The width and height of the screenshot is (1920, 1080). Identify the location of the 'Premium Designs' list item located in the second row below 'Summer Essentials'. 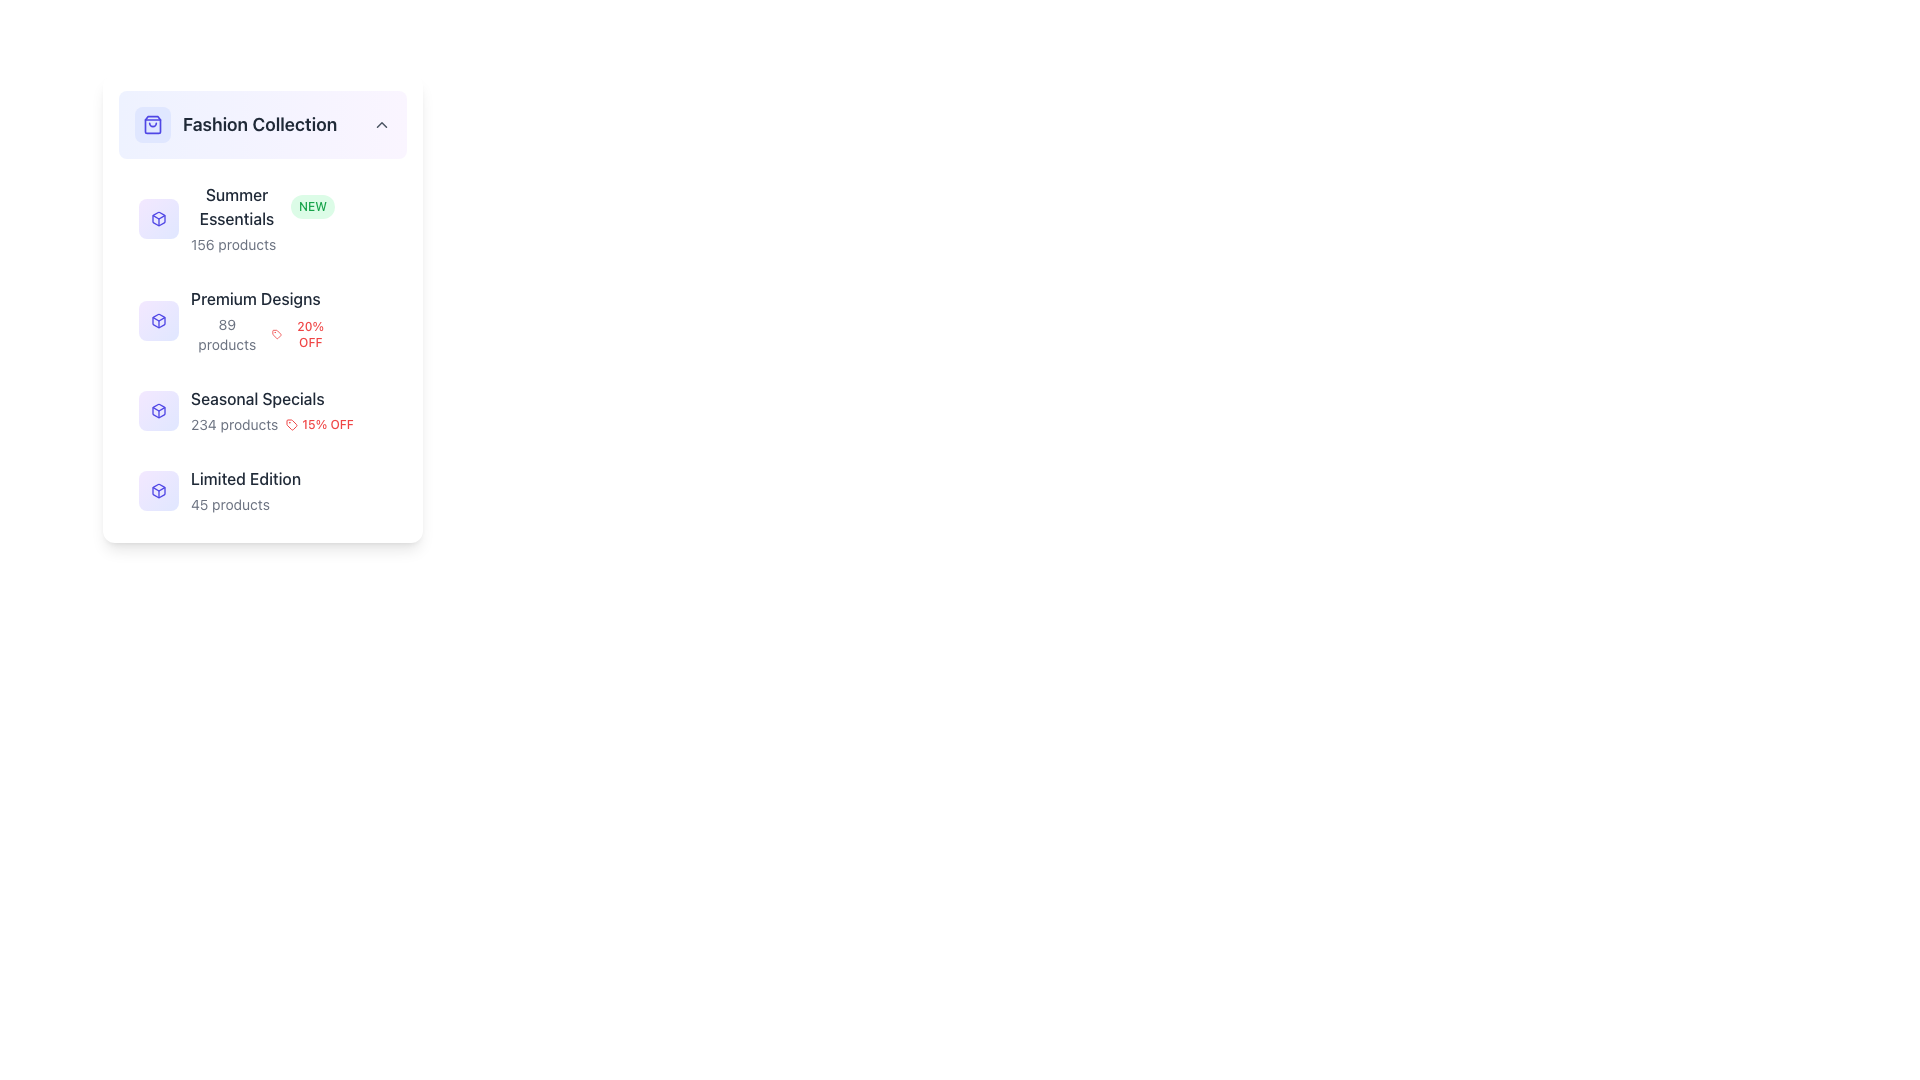
(236, 319).